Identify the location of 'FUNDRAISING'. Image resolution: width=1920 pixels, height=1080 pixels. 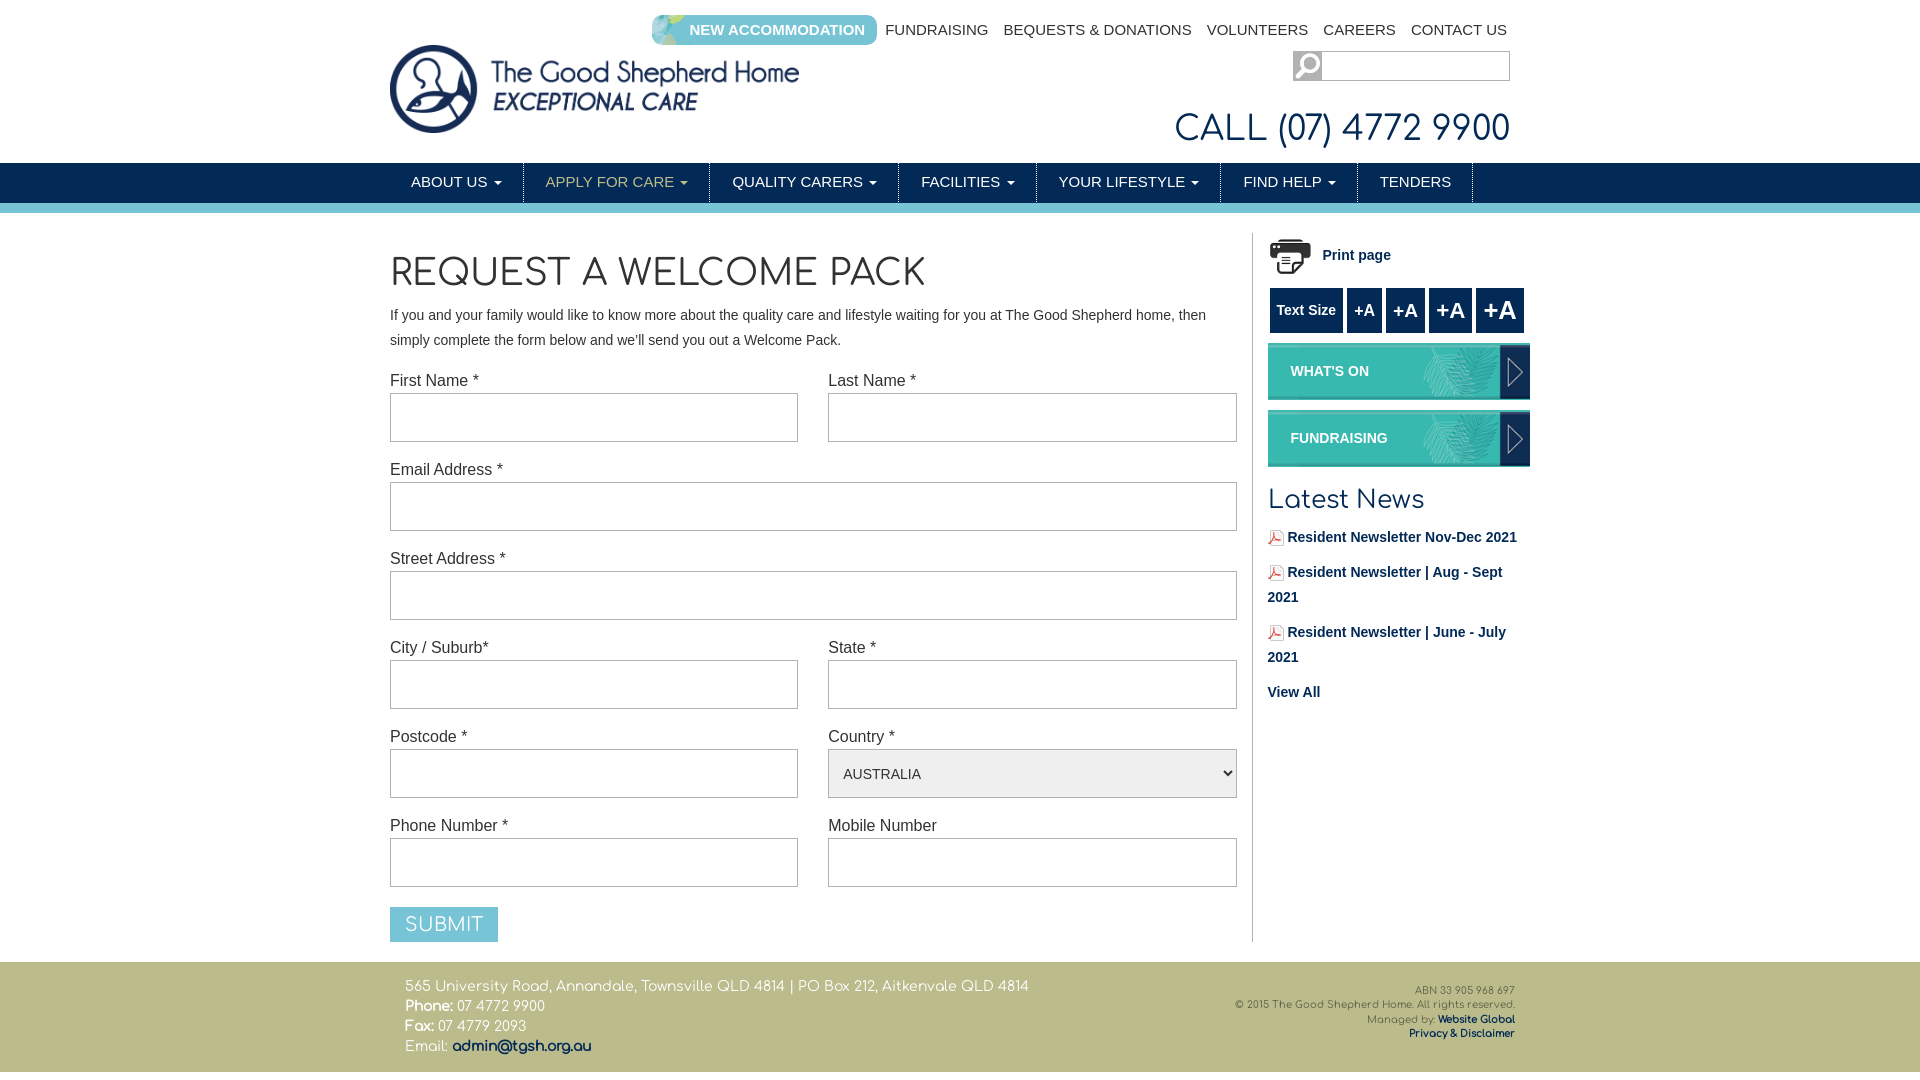
(935, 30).